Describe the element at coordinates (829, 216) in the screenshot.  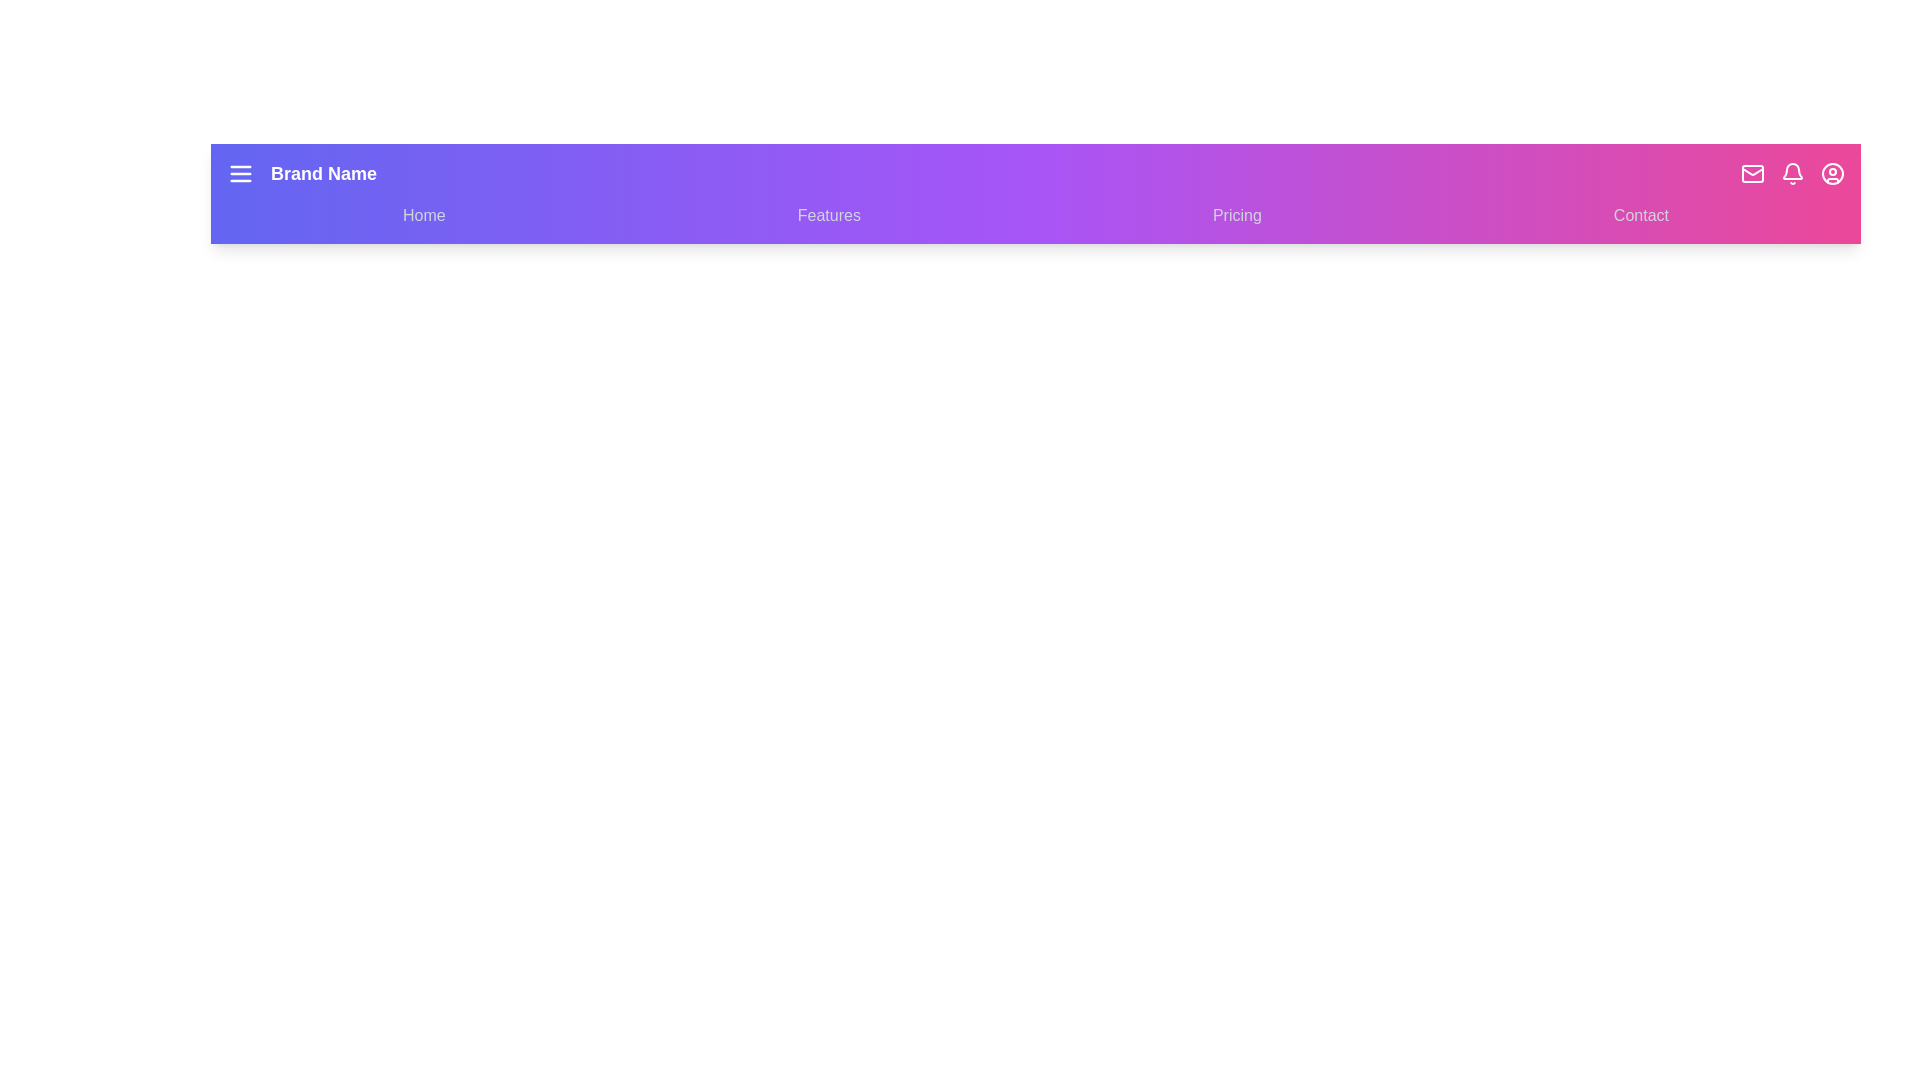
I see `the navigation link labeled Features` at that location.